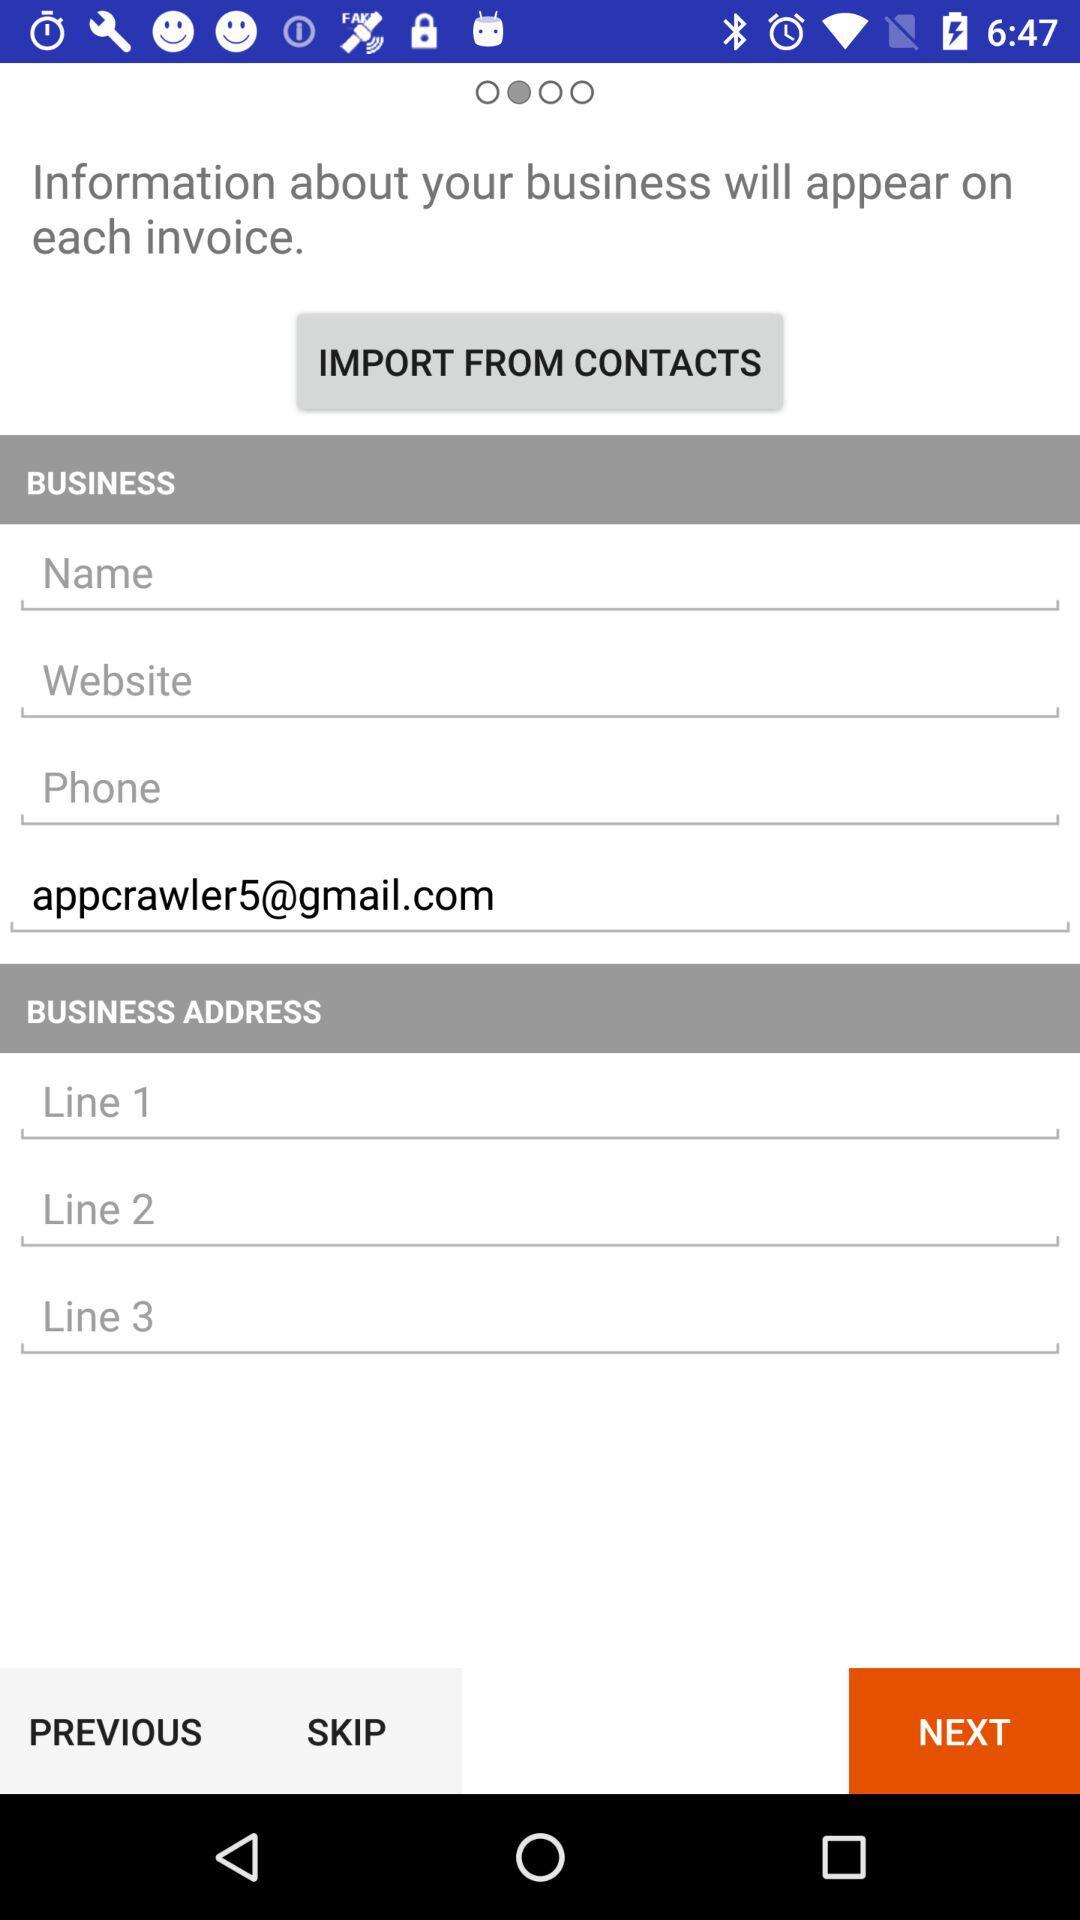 This screenshot has width=1080, height=1920. What do you see at coordinates (540, 786) in the screenshot?
I see `item above appcrawler5@gmail.com` at bounding box center [540, 786].